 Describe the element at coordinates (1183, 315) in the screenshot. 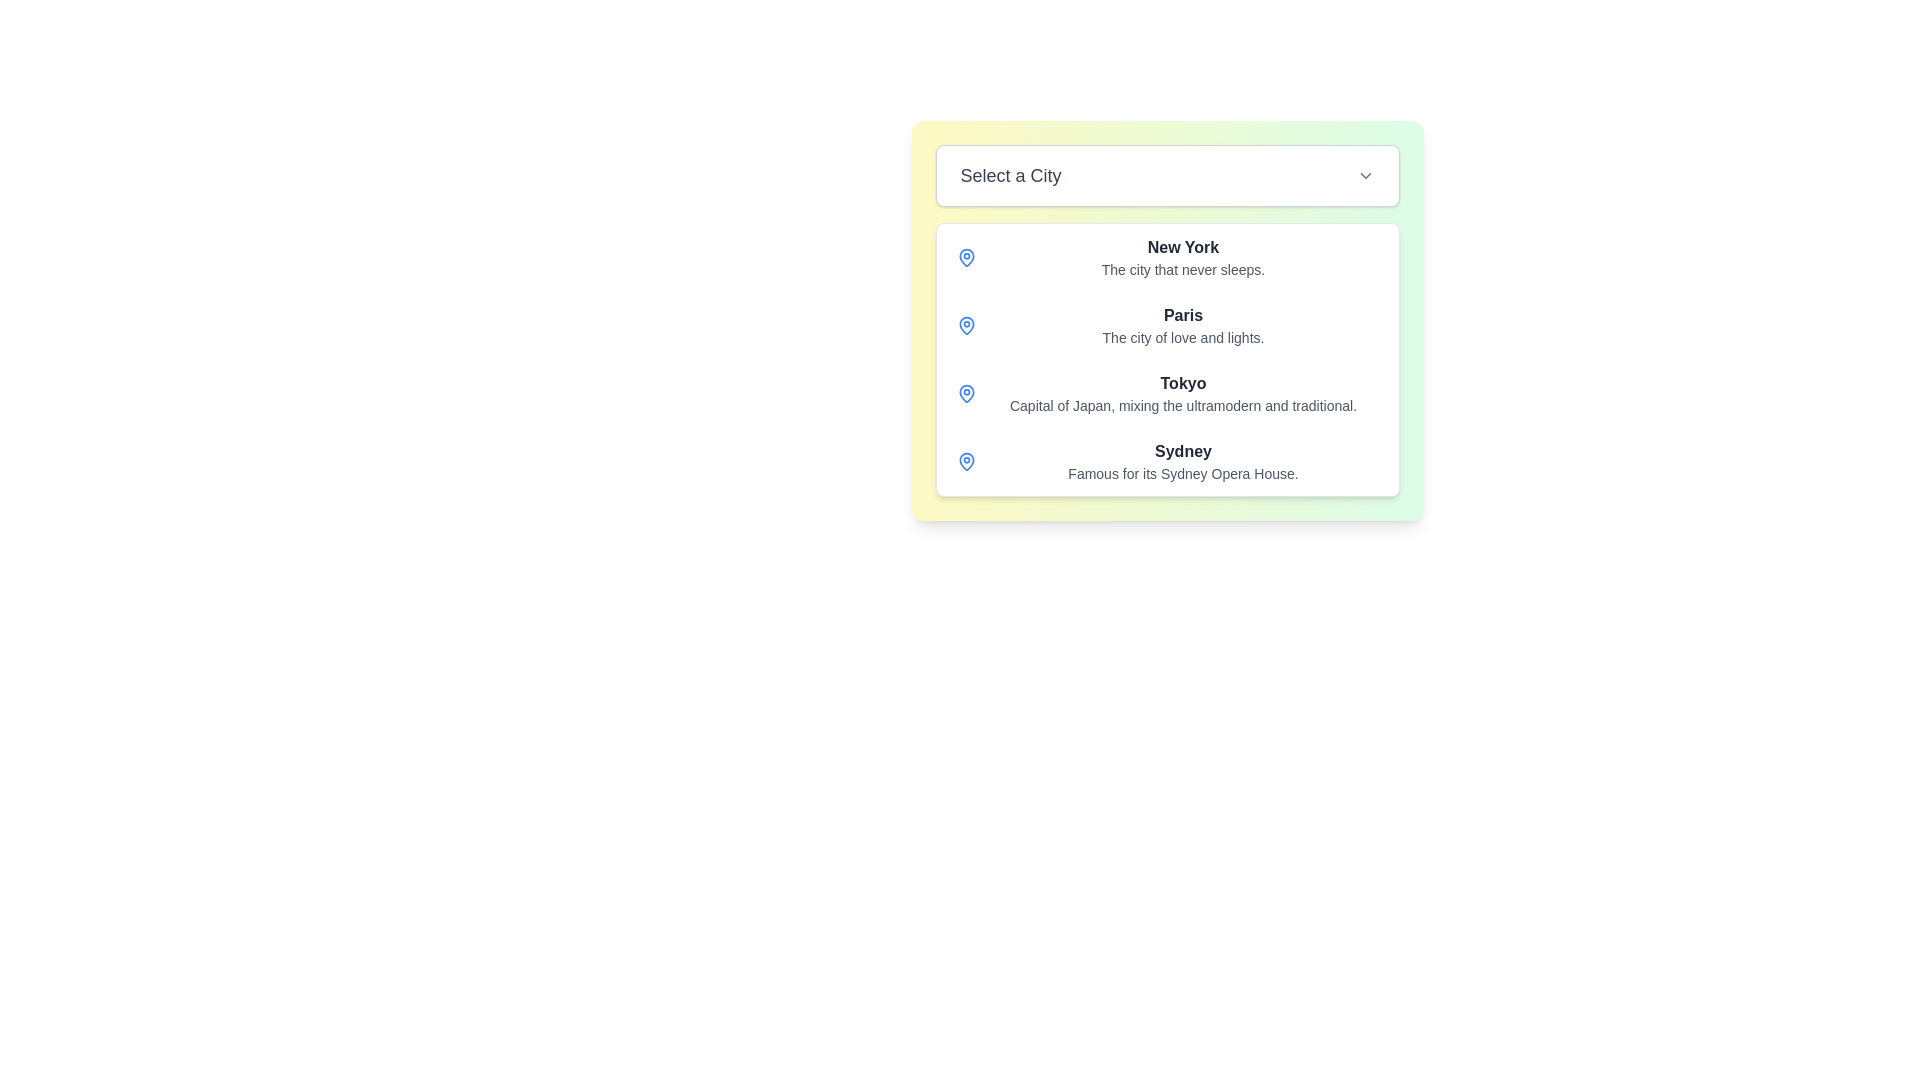

I see `the text label displaying 'Paris' in bold dark gray font, located in a dropdown menu interface above the description text 'The city of love and lights'` at that location.